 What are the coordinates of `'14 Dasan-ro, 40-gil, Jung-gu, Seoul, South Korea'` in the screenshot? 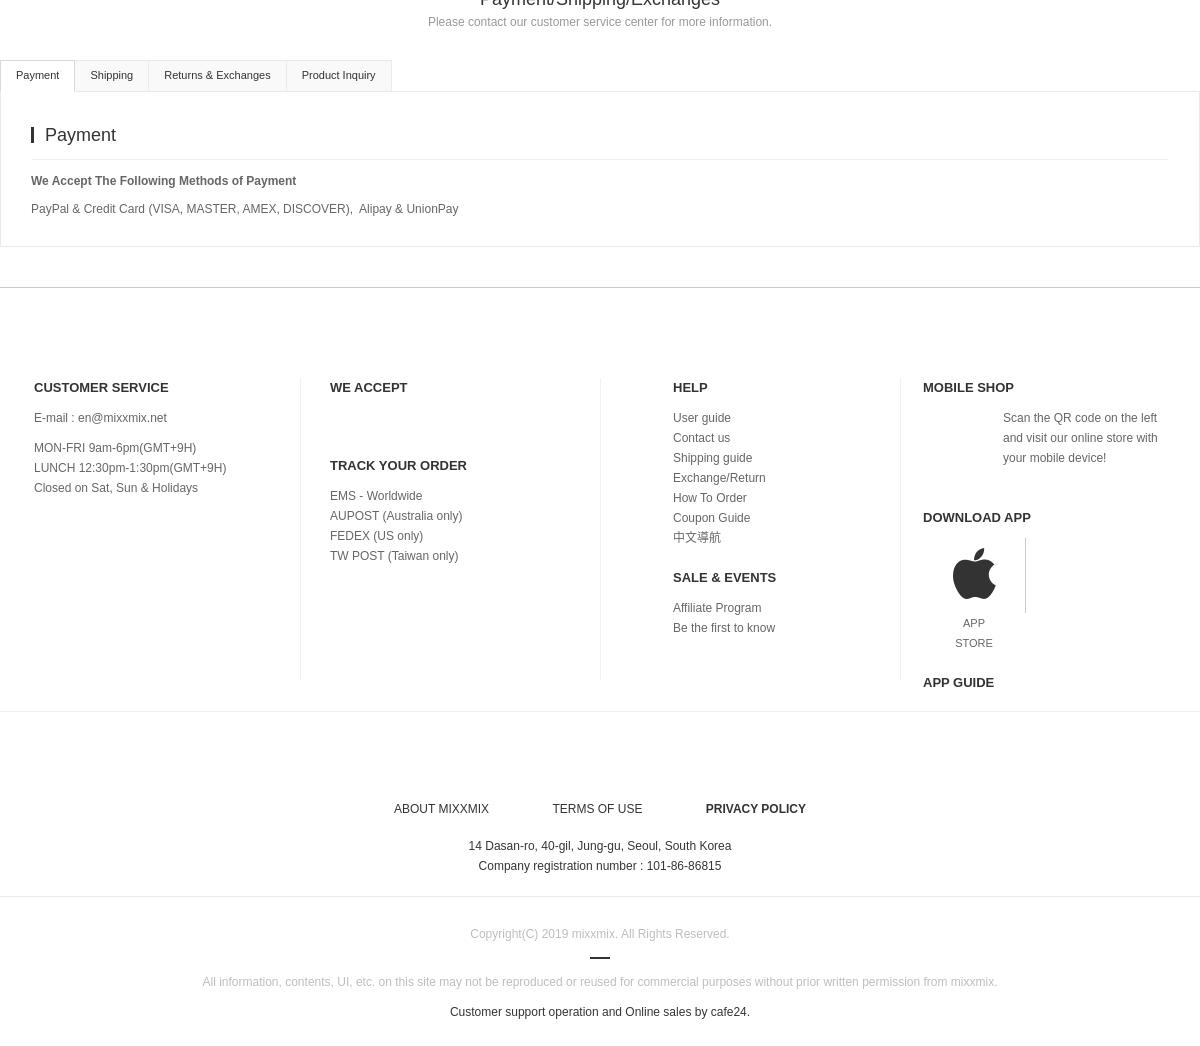 It's located at (467, 843).